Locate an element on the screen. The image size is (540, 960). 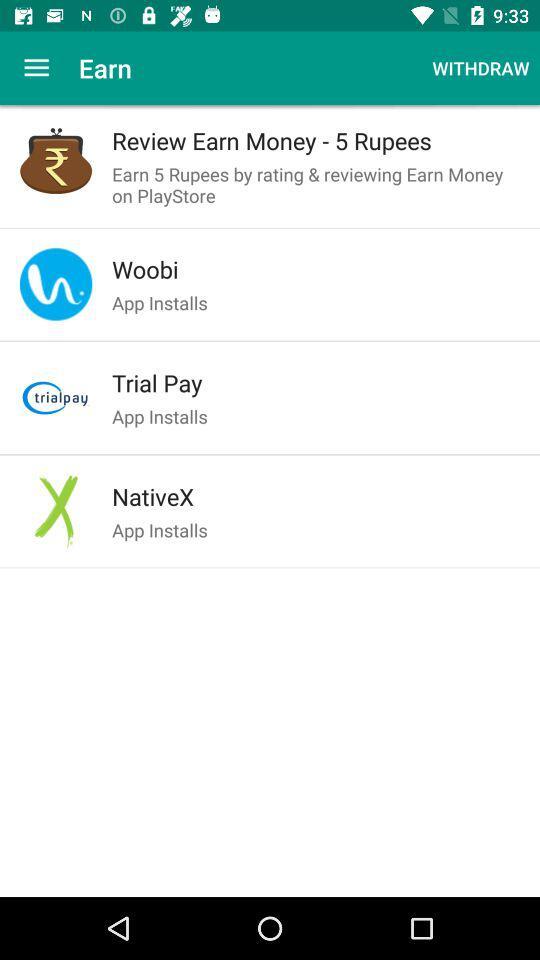
the woobi item is located at coordinates (316, 268).